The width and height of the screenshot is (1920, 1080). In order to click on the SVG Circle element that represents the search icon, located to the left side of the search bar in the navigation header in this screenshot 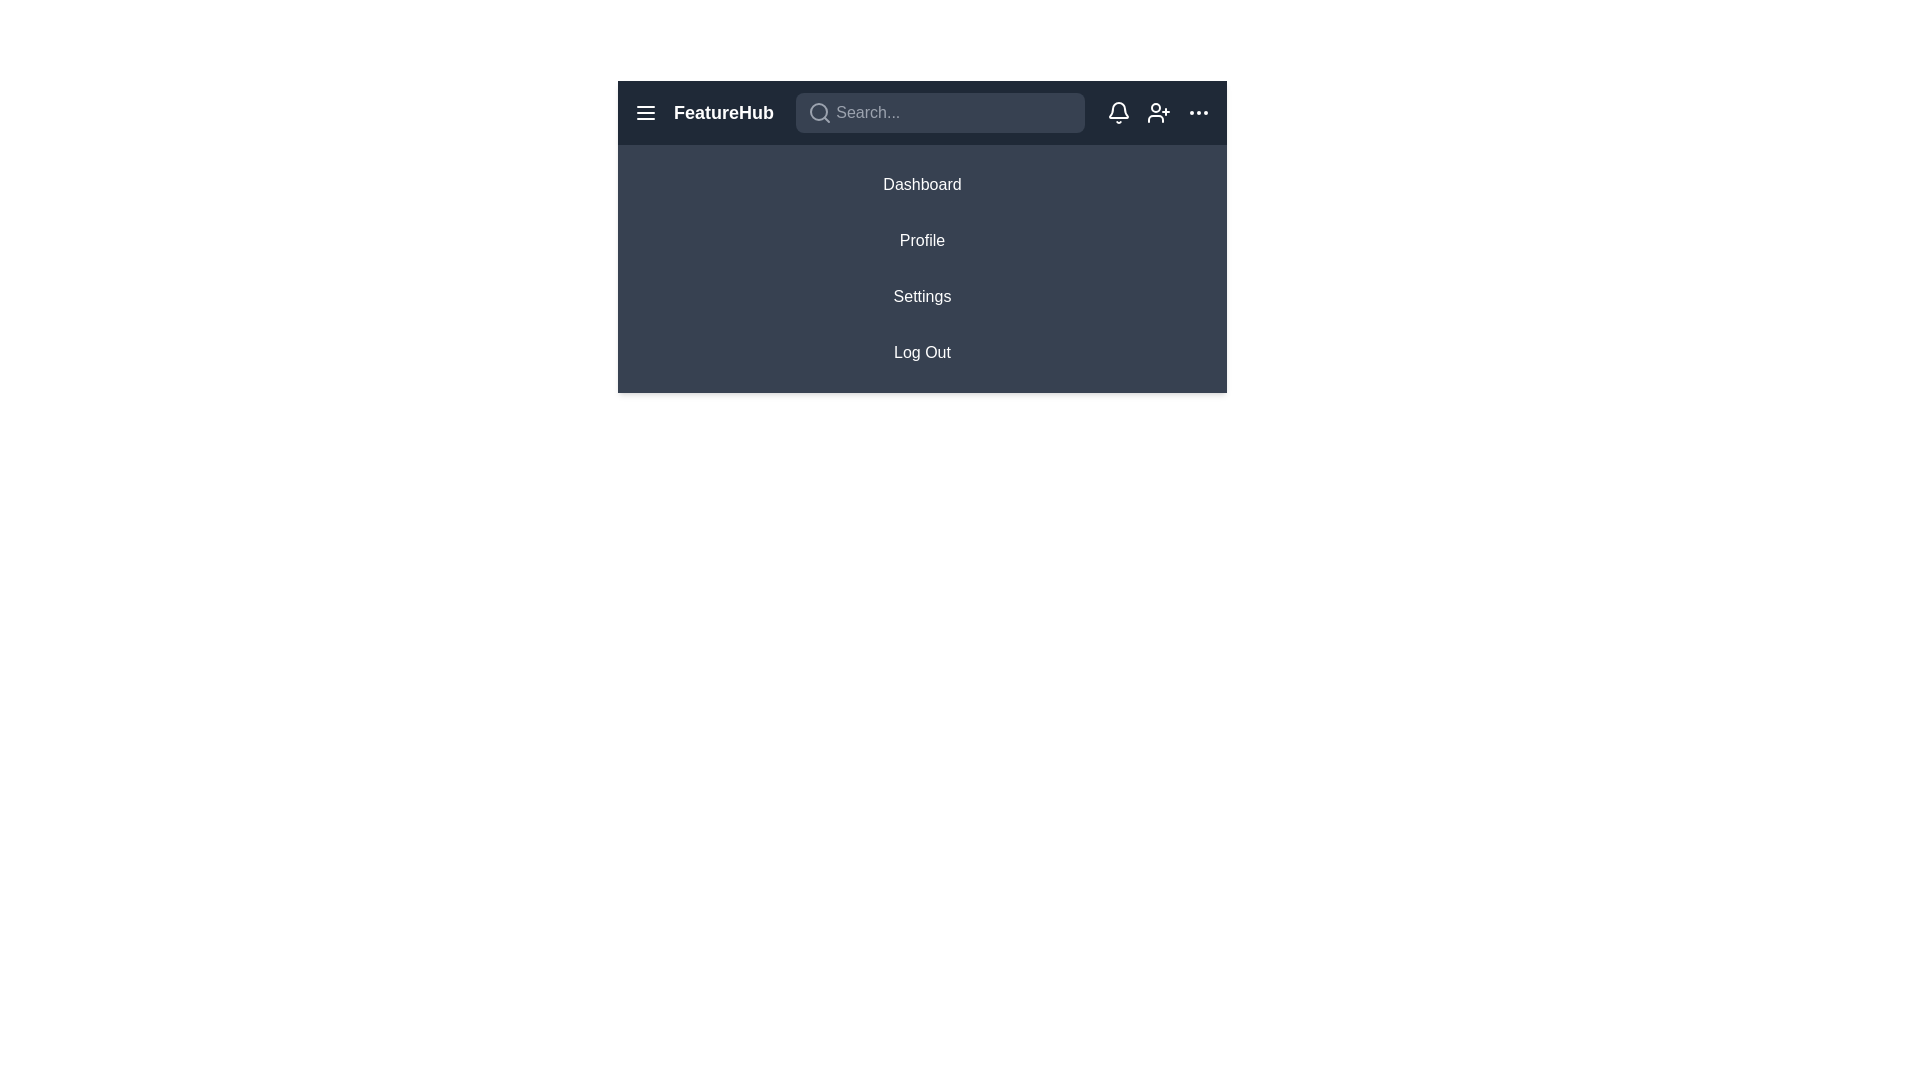, I will do `click(819, 111)`.